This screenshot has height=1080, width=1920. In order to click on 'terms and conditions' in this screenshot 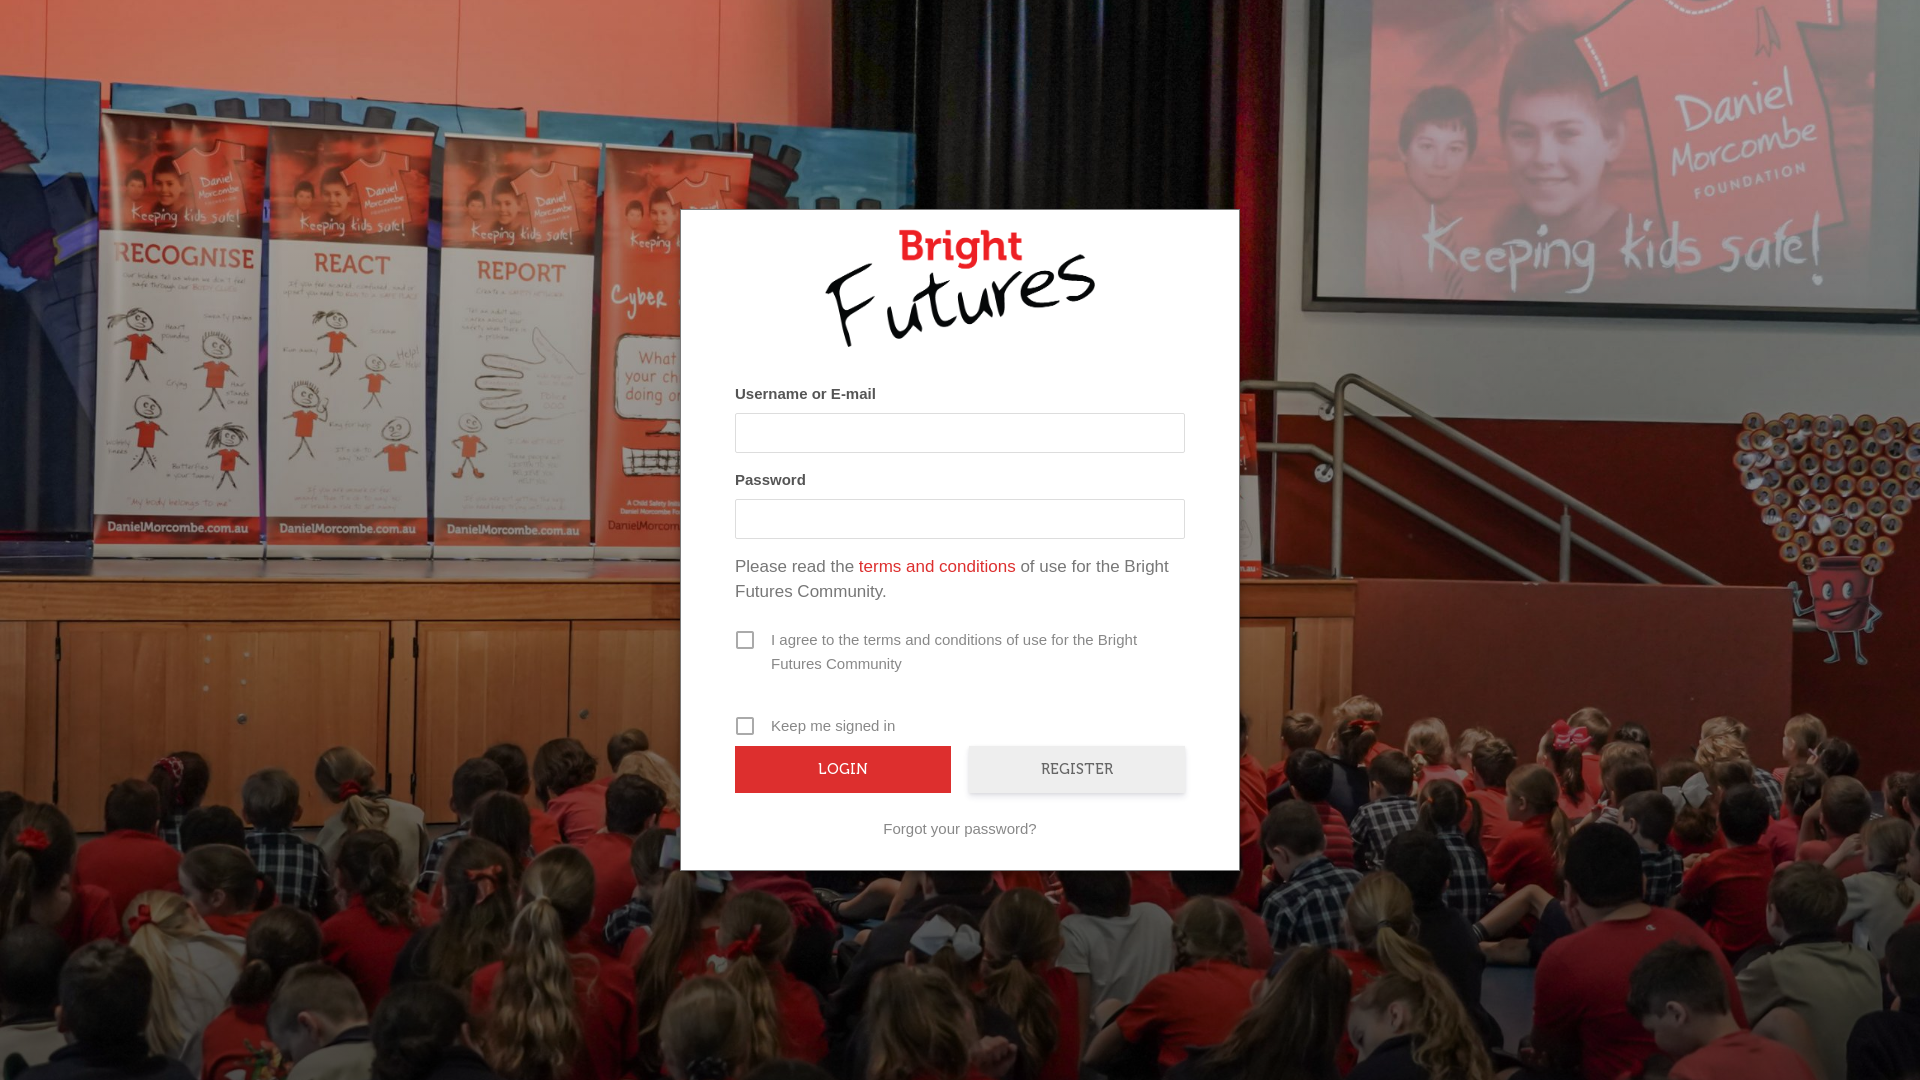, I will do `click(936, 566)`.